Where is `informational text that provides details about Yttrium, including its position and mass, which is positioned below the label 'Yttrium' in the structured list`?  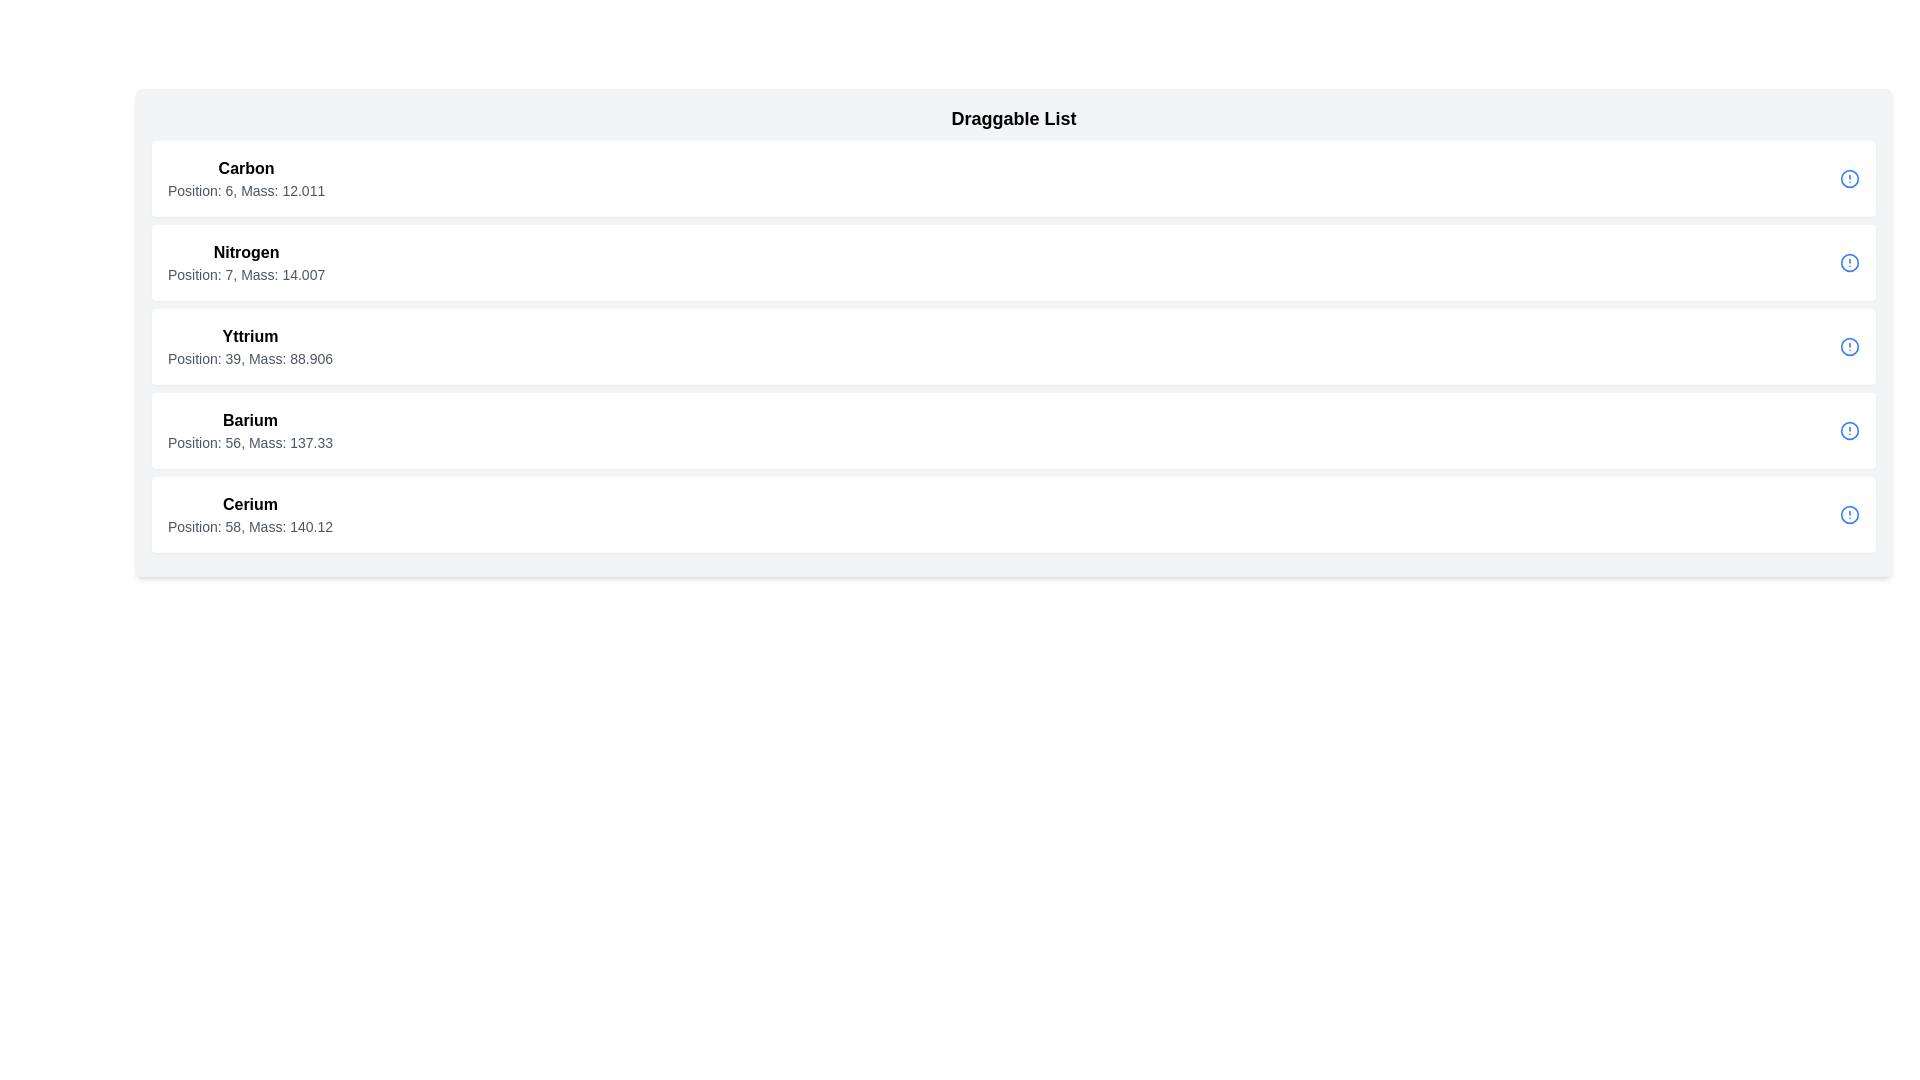
informational text that provides details about Yttrium, including its position and mass, which is positioned below the label 'Yttrium' in the structured list is located at coordinates (249, 357).